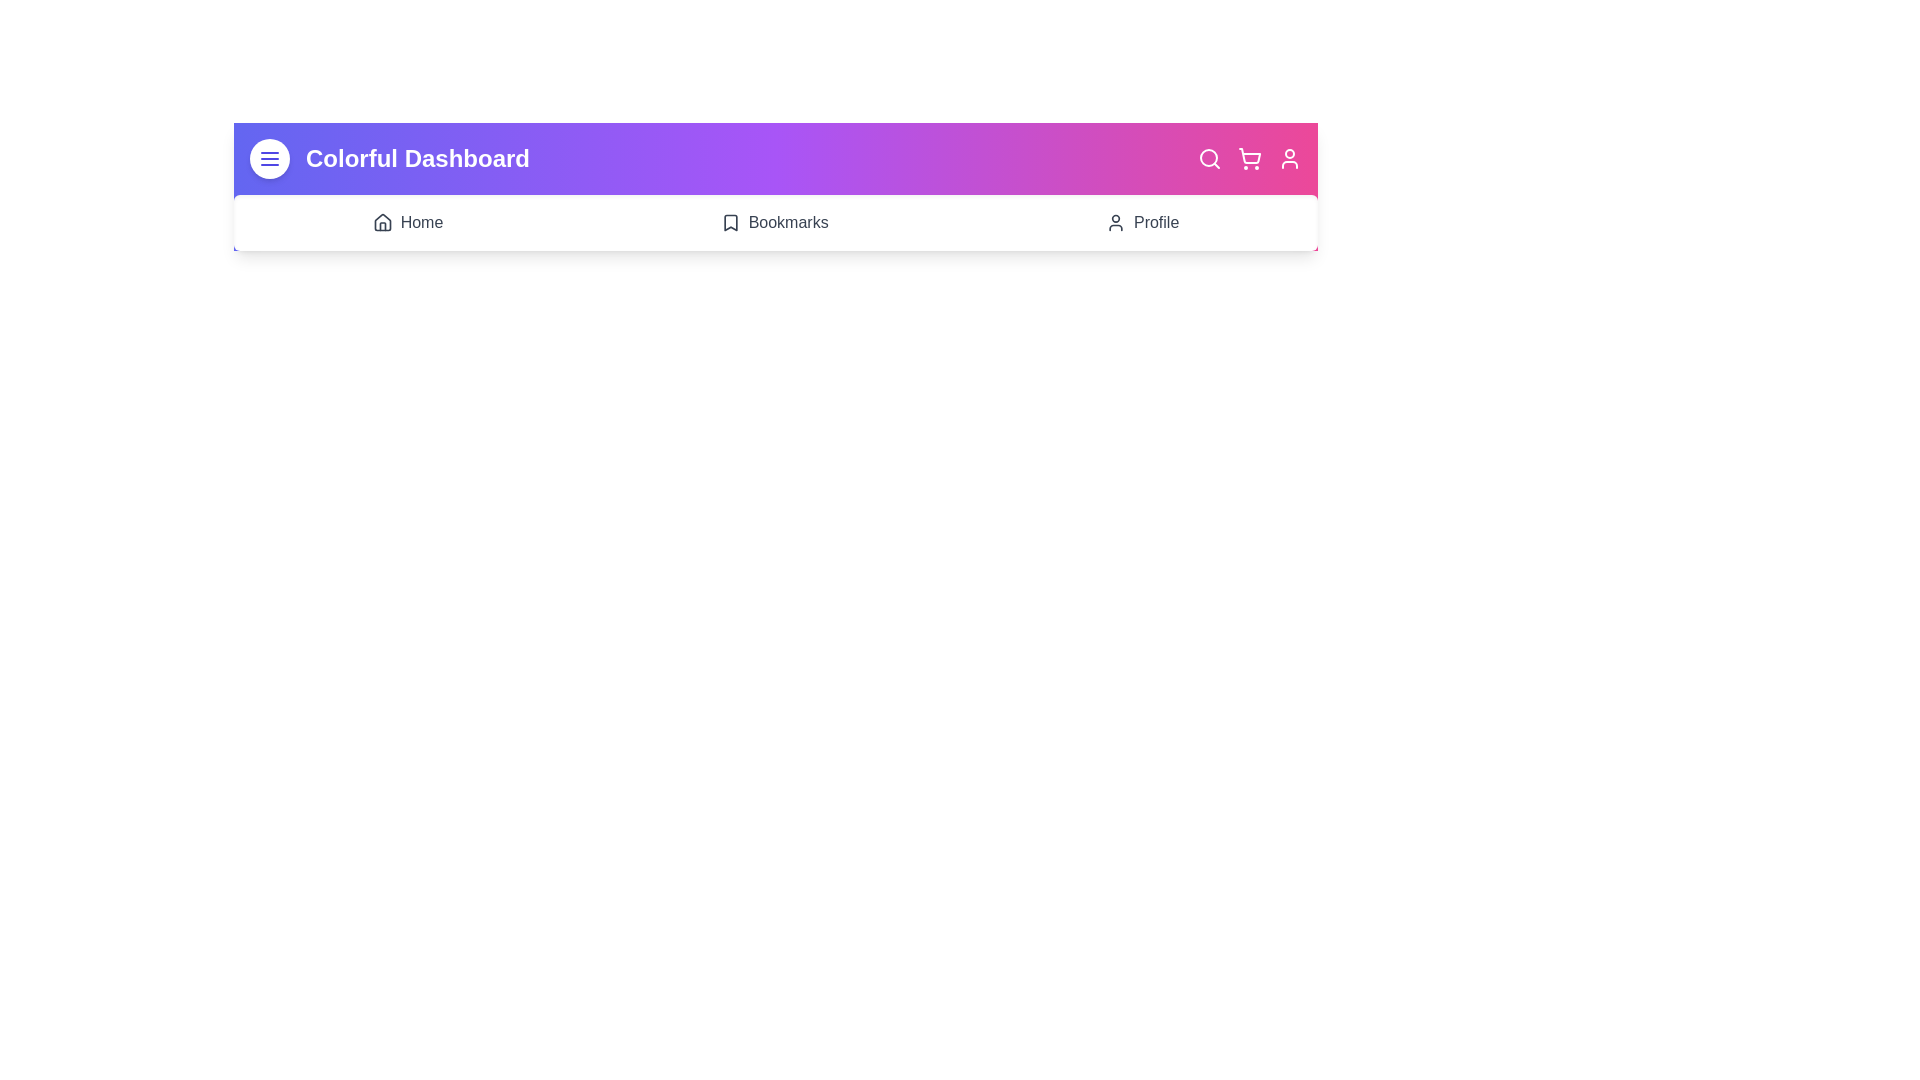 The height and width of the screenshot is (1080, 1920). Describe the element at coordinates (1248, 157) in the screenshot. I see `the Shopping Cart icon in the top-right corner of the app bar` at that location.